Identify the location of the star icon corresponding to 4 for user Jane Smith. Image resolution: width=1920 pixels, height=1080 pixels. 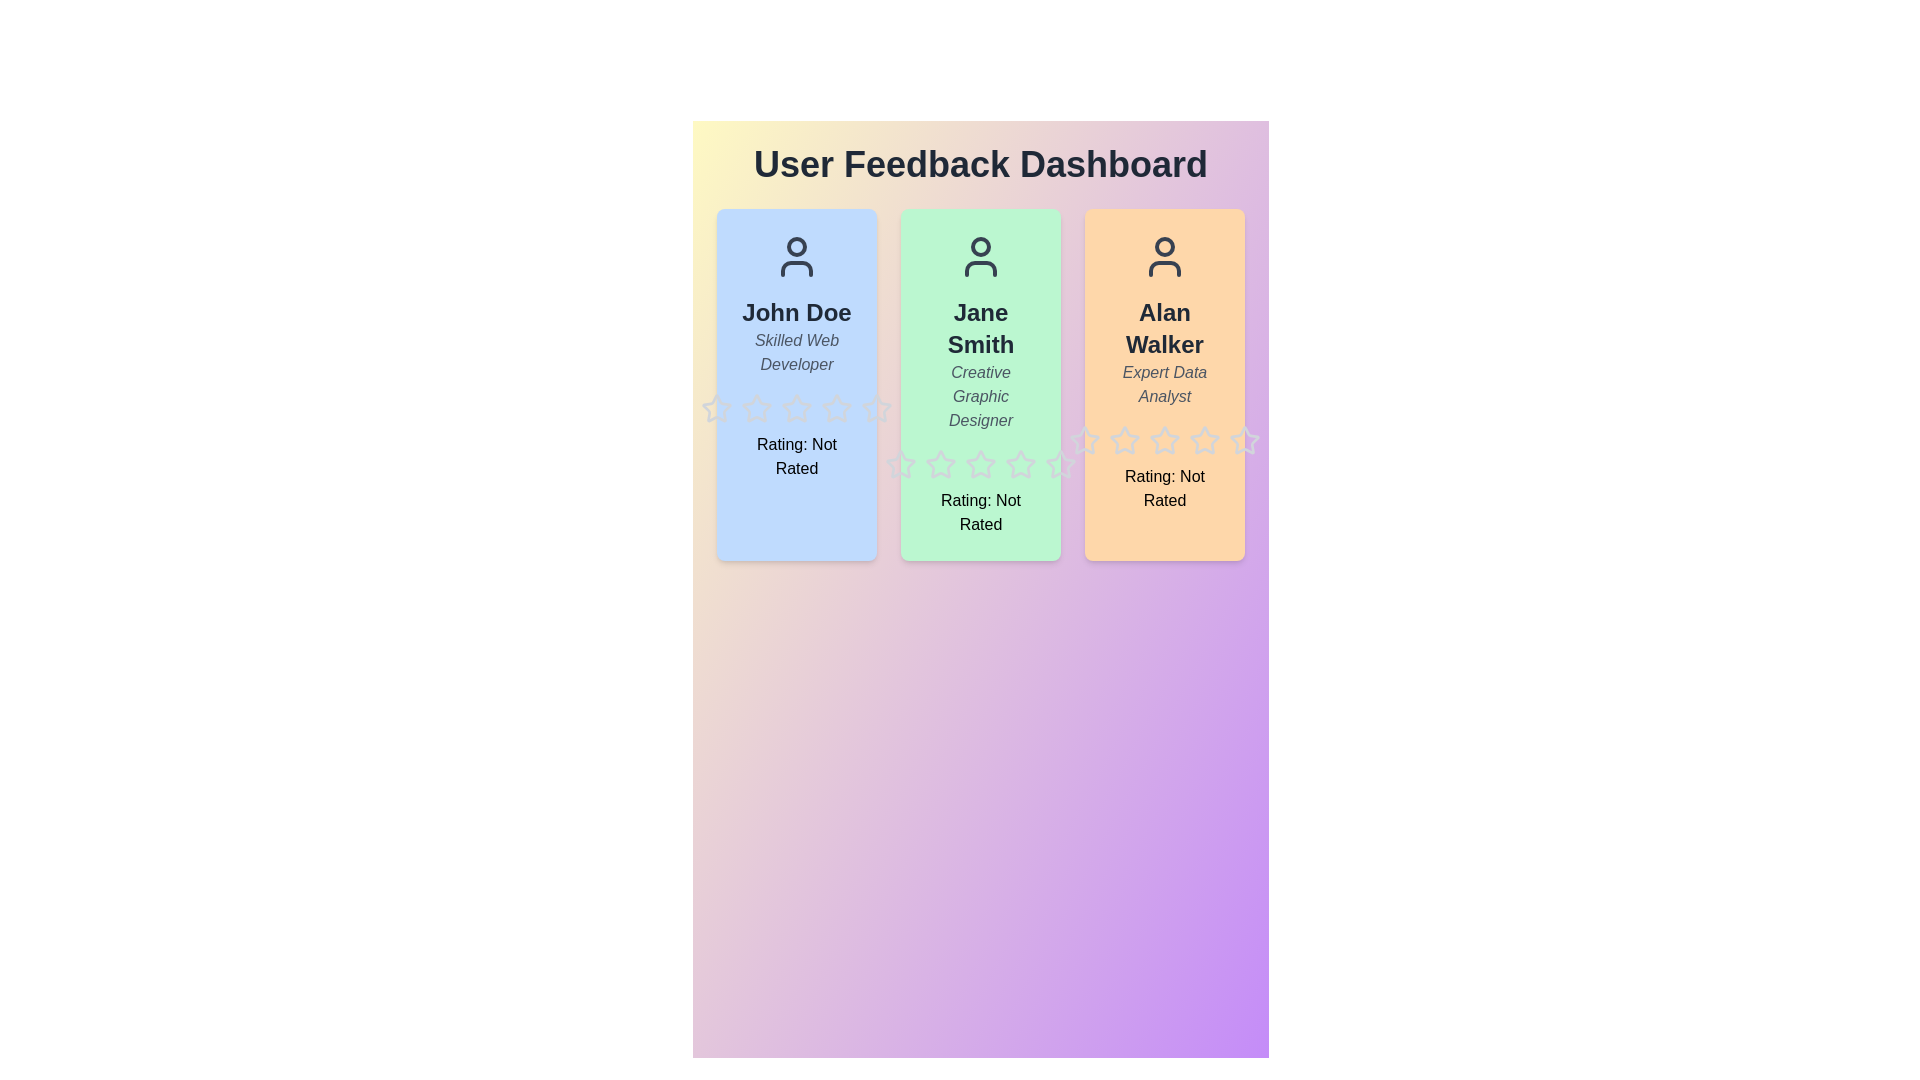
(1004, 447).